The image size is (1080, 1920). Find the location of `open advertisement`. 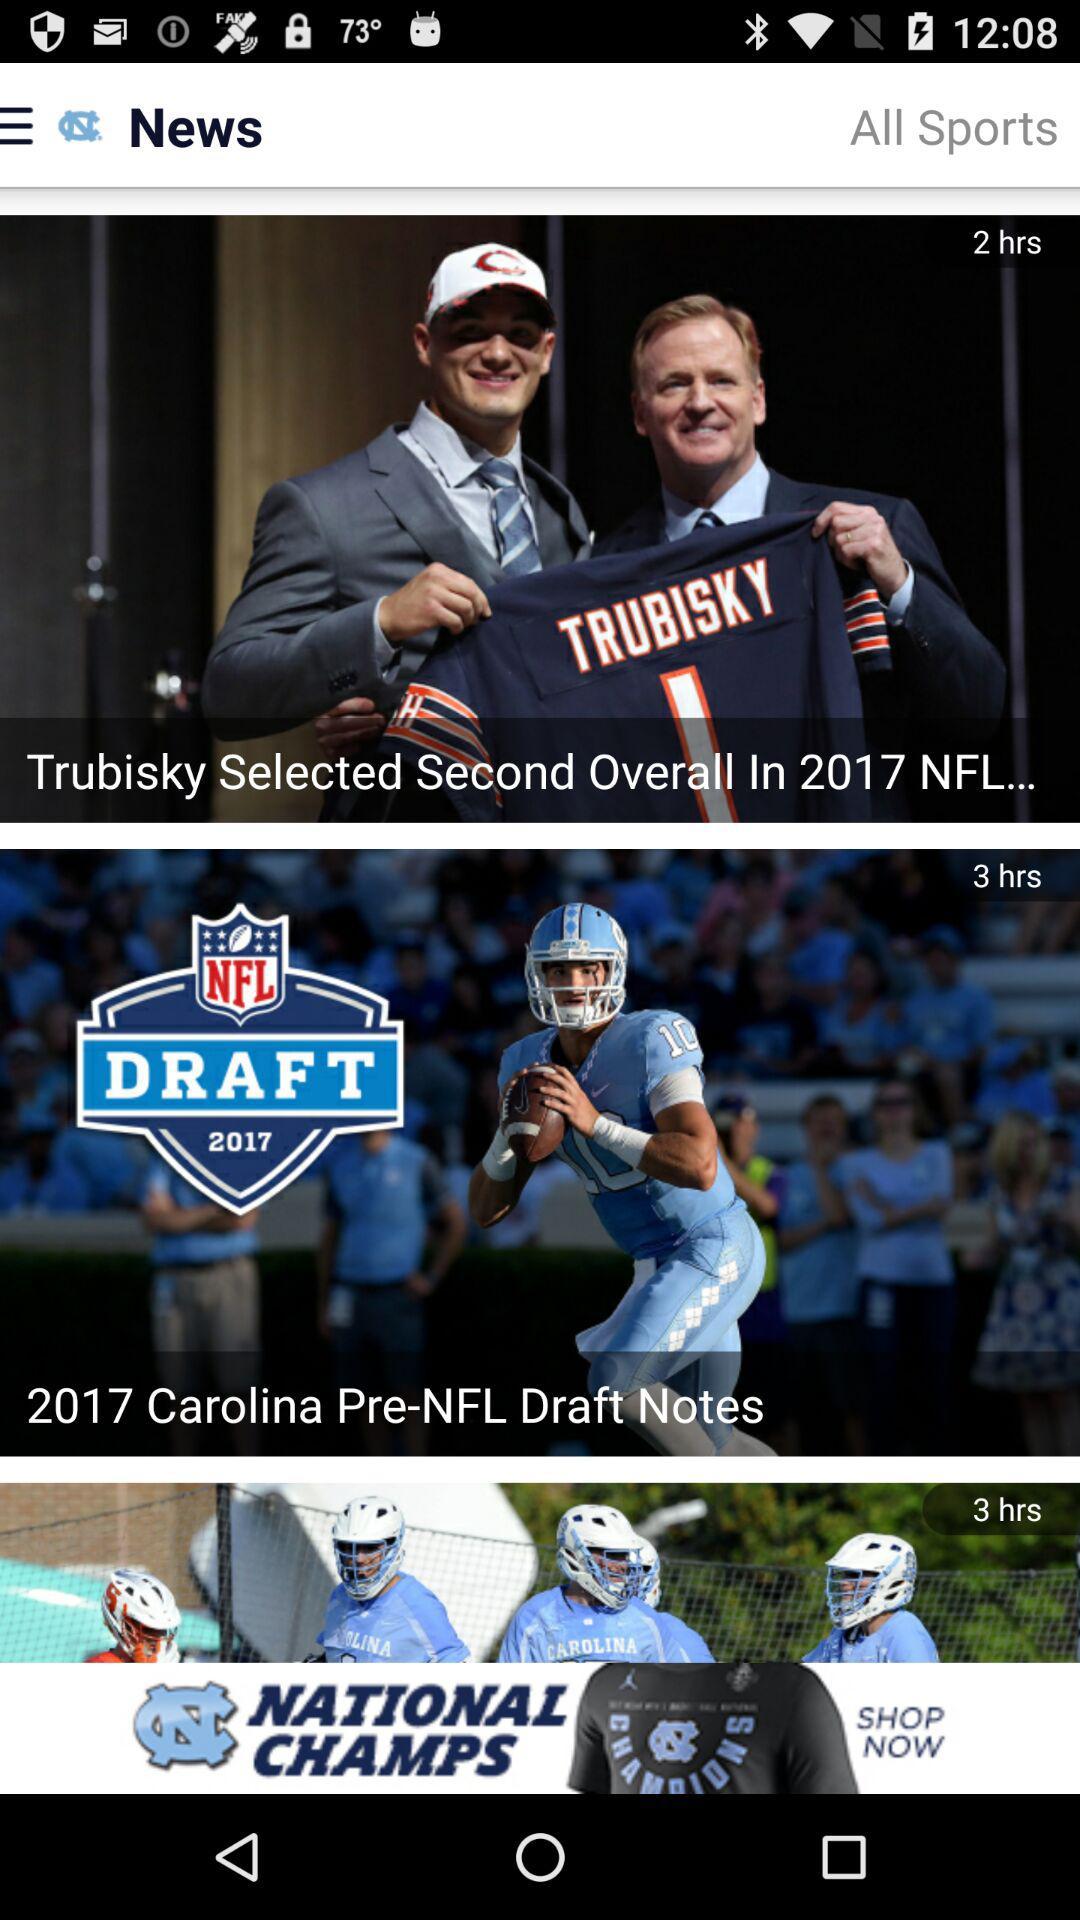

open advertisement is located at coordinates (540, 1727).